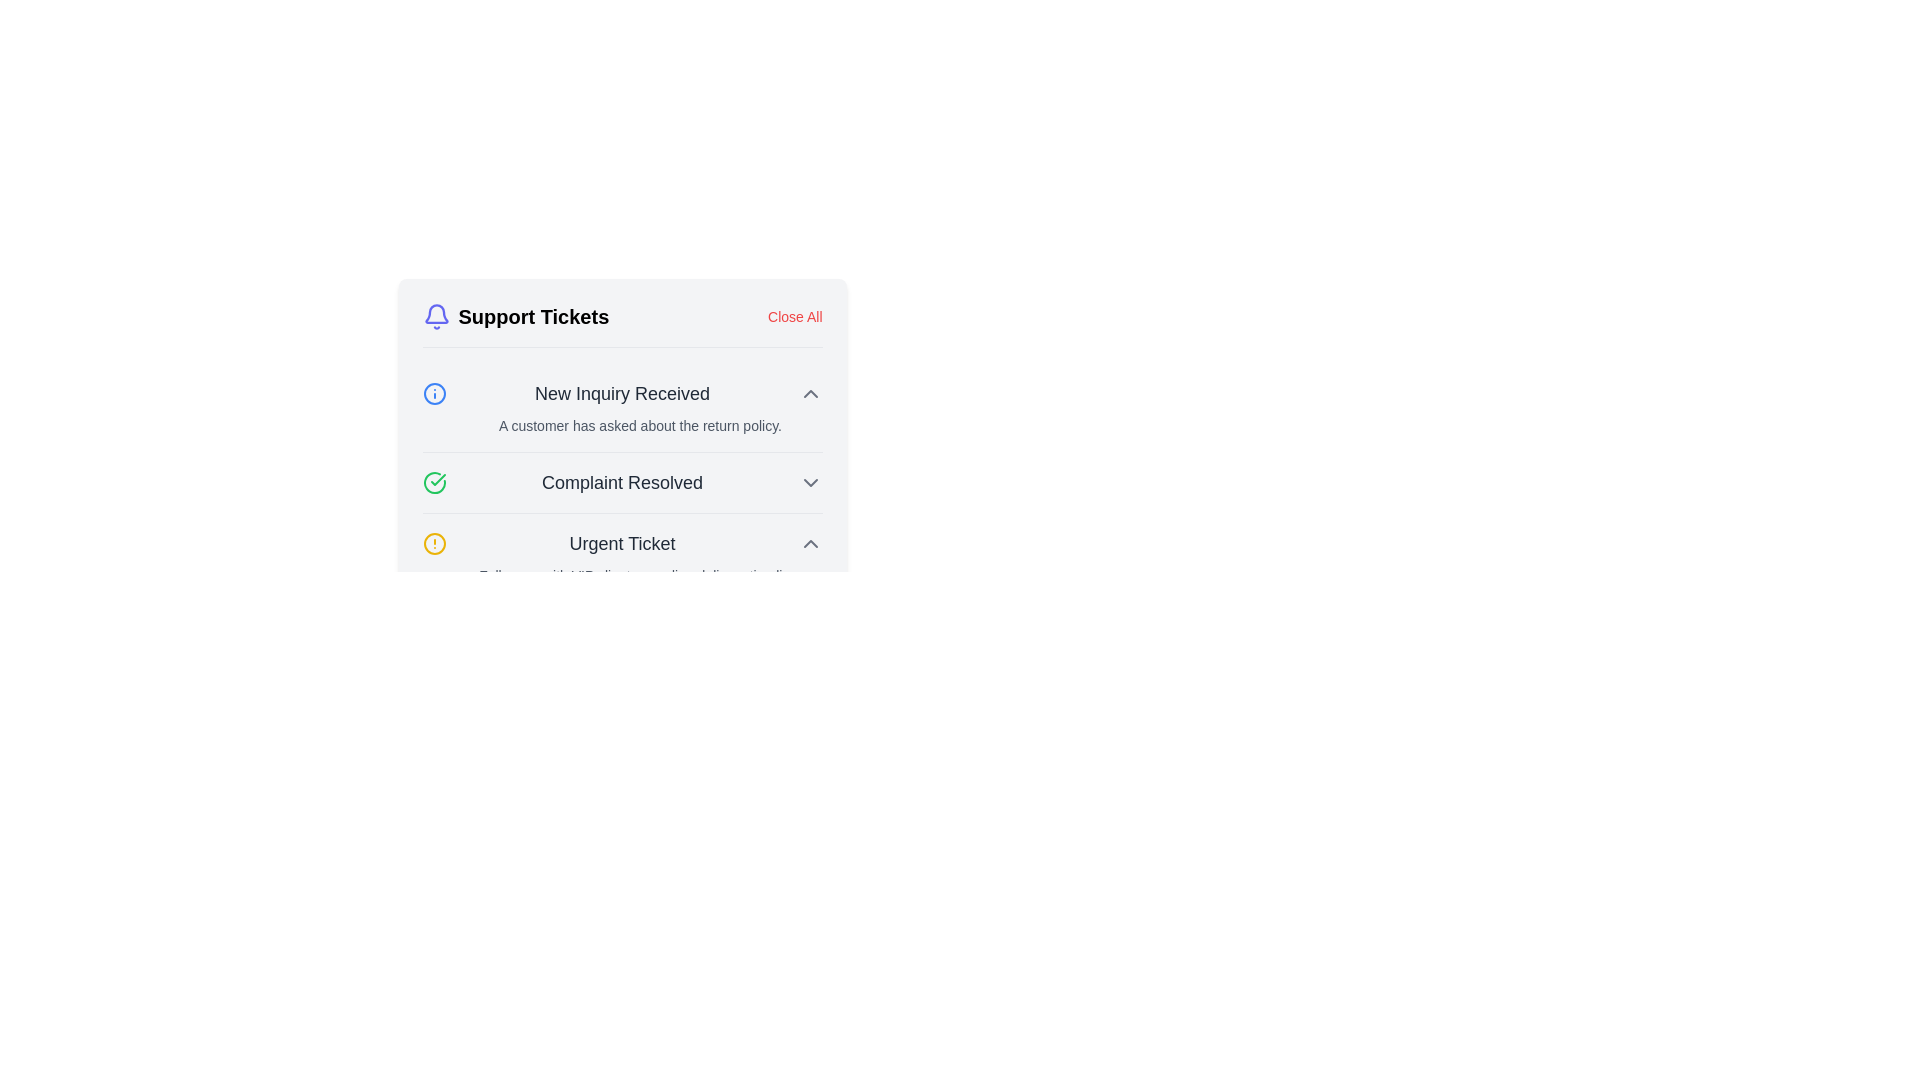 The height and width of the screenshot is (1080, 1920). What do you see at coordinates (435, 315) in the screenshot?
I see `the notification indicator icon located to the left of the 'Support Tickets' text in the Support Tickets section header` at bounding box center [435, 315].